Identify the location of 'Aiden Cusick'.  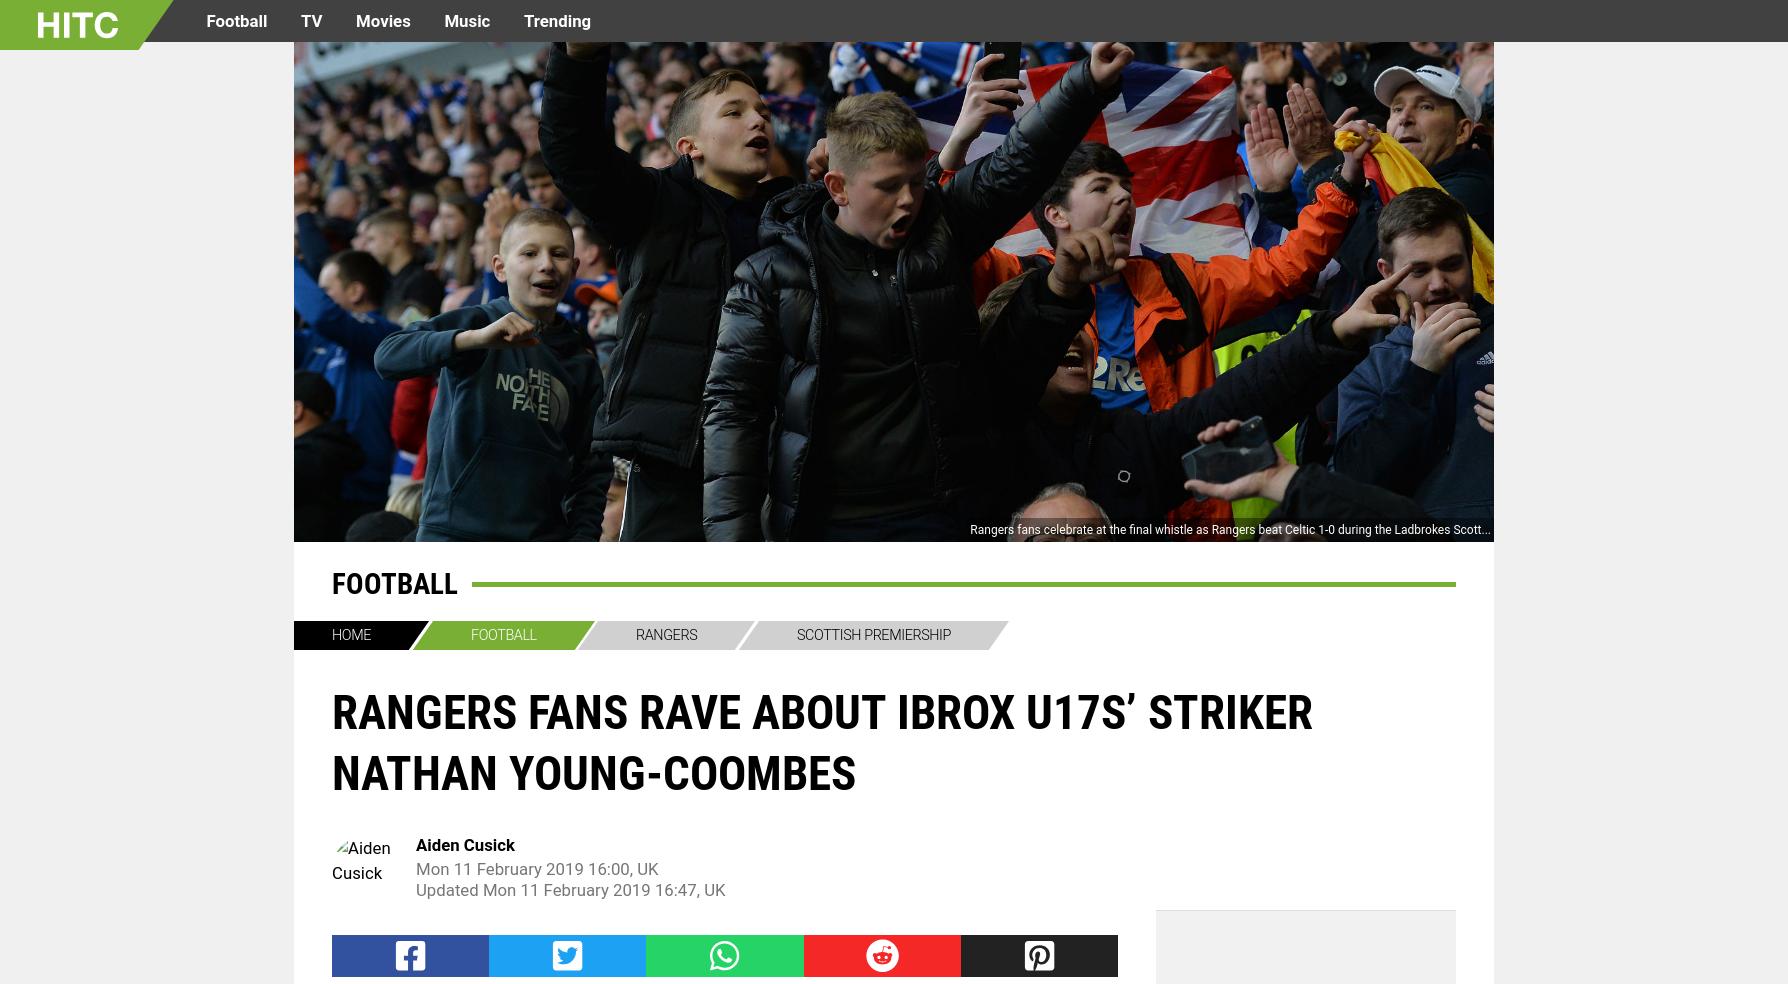
(465, 843).